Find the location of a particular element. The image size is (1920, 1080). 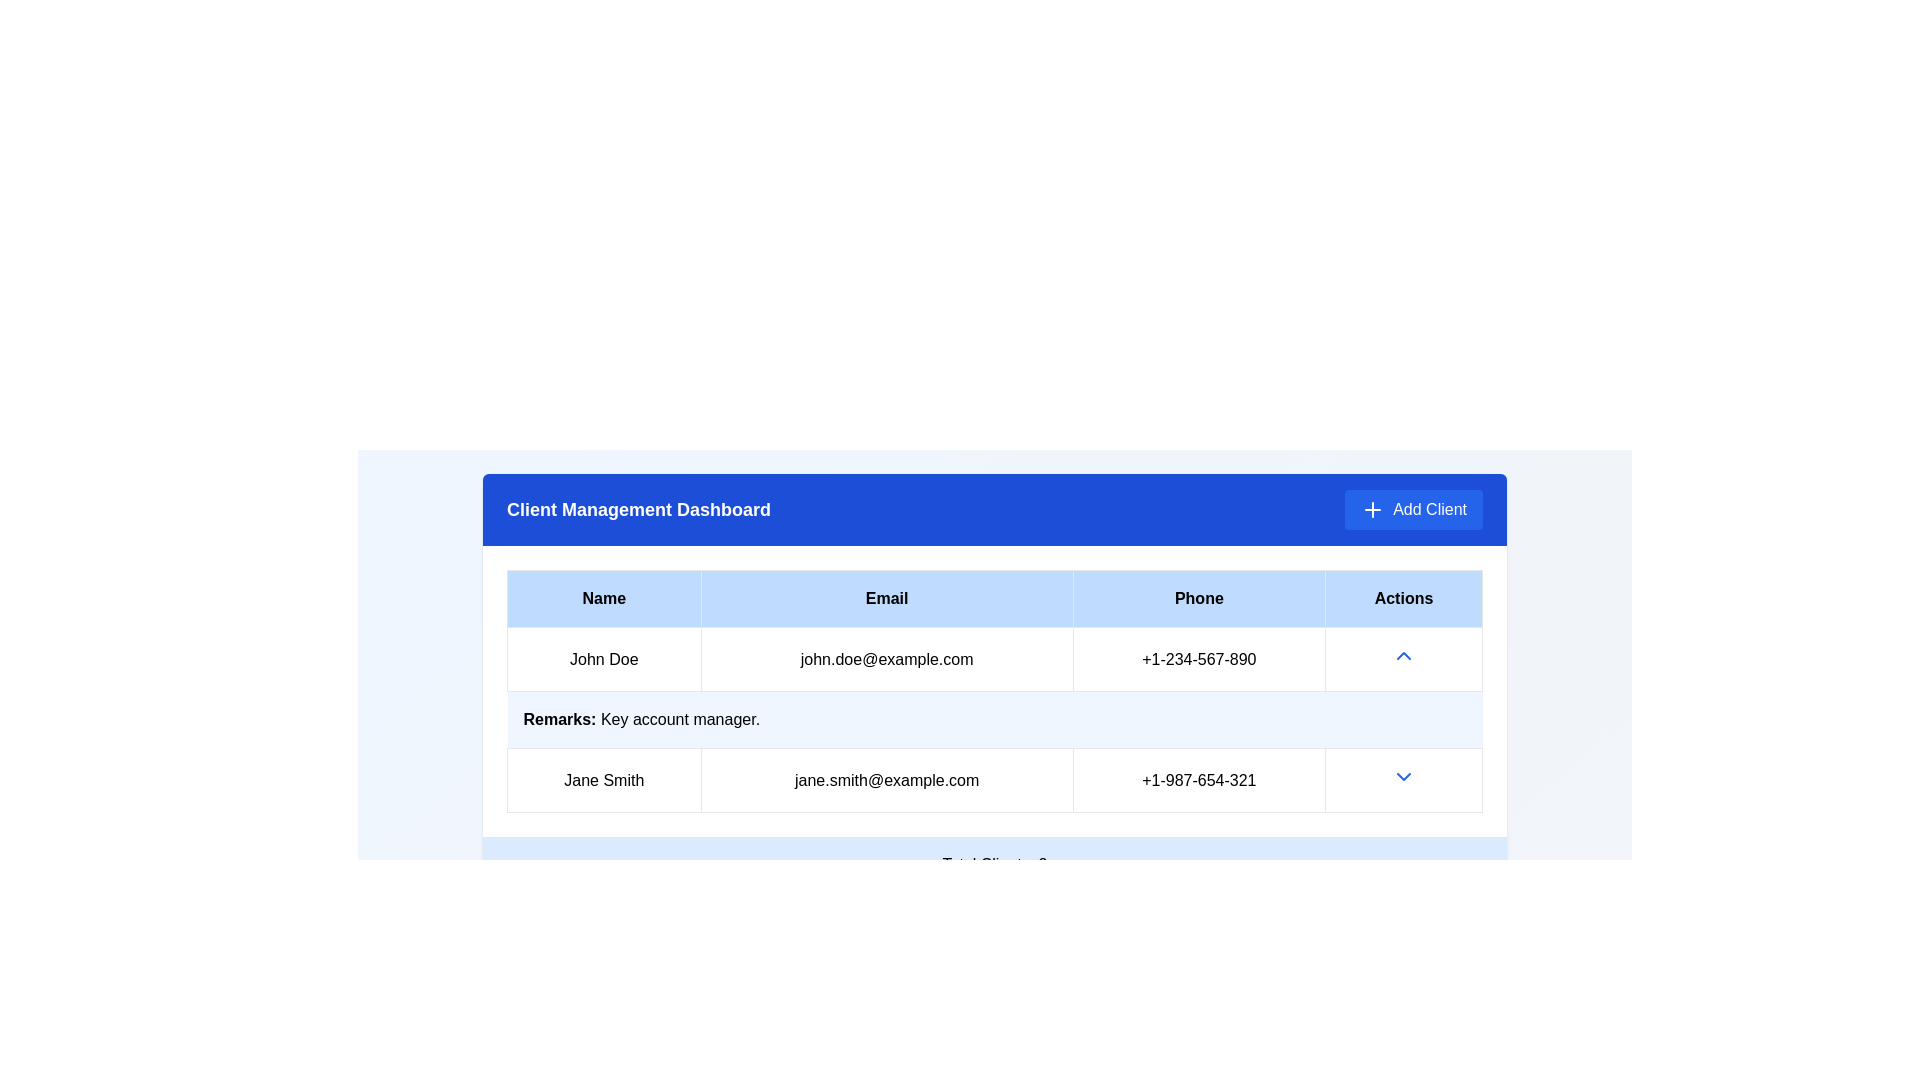

the blue downward-pointing chevron icon in the 'Actions' column for the row labeled 'Jane Smith' is located at coordinates (1402, 779).